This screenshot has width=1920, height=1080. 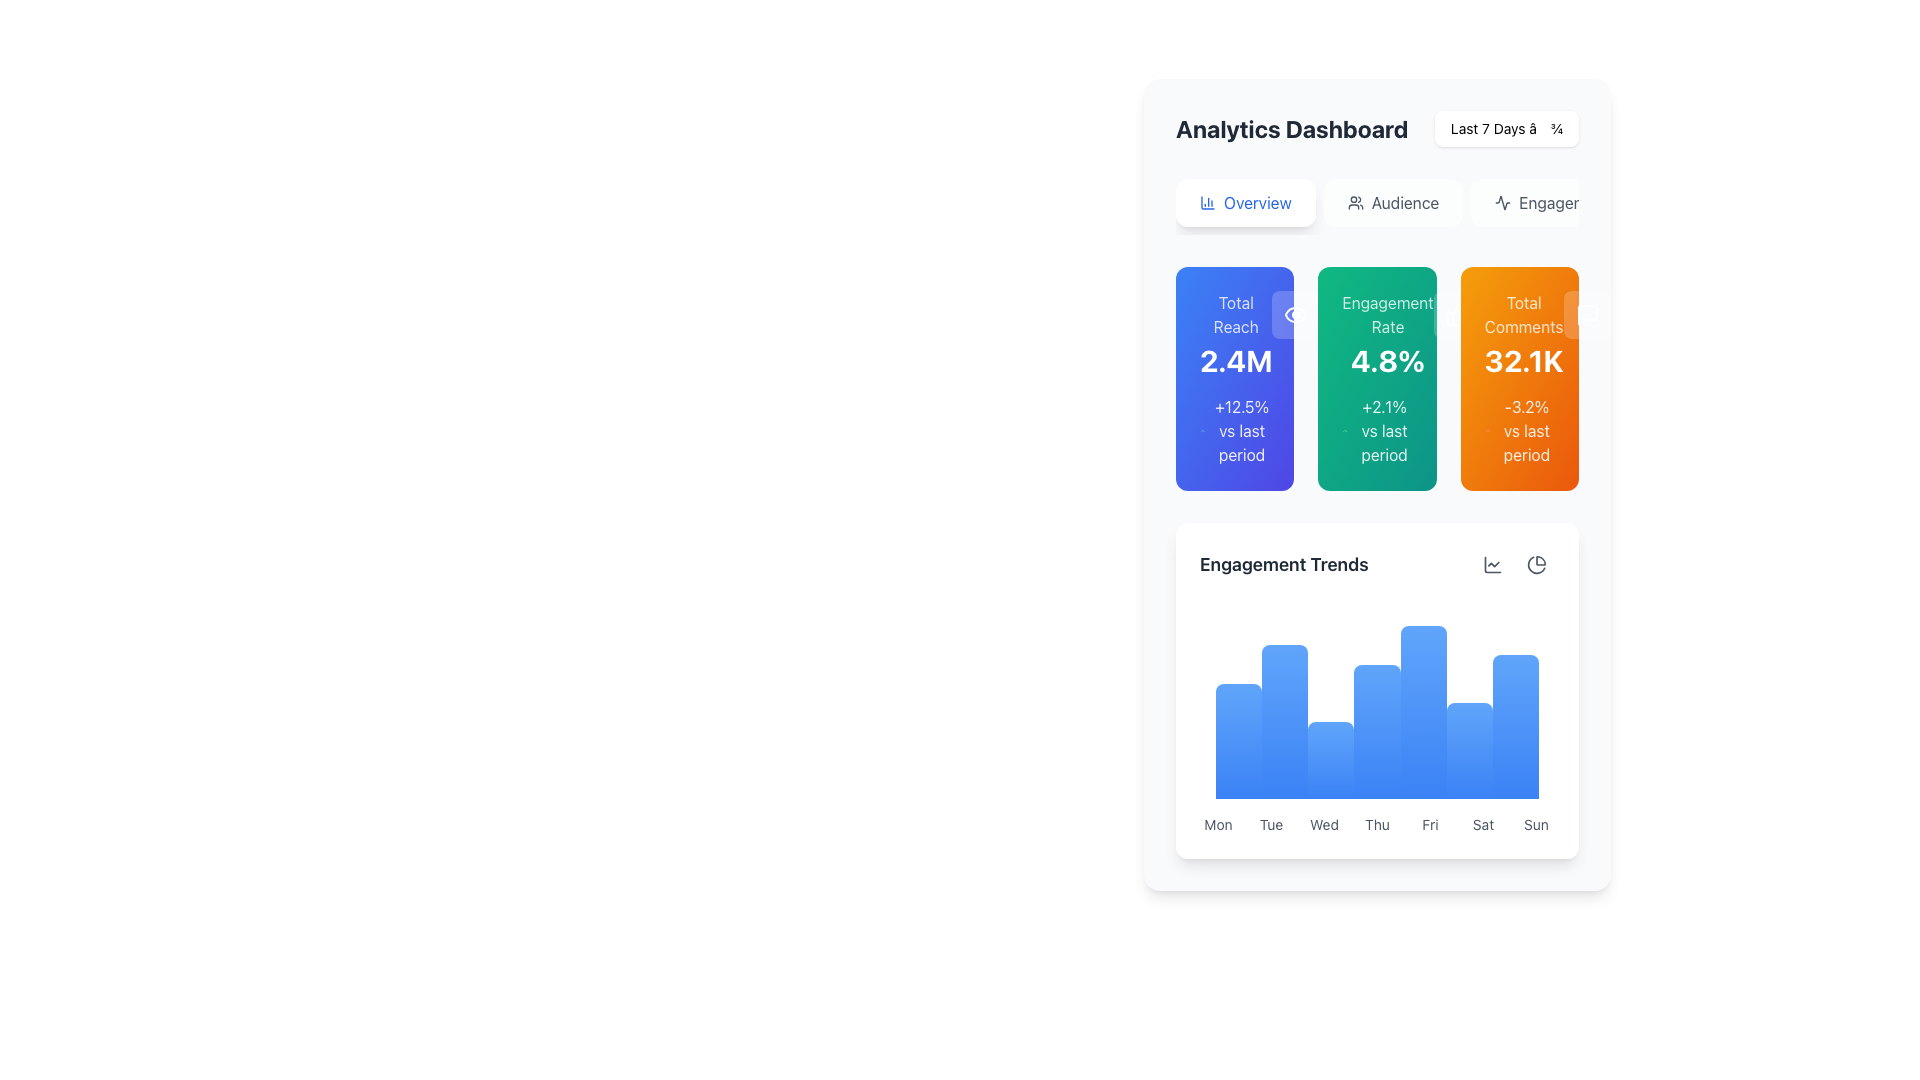 I want to click on the icon within the 'Overview' button, which symbolizes analytics and summarization, located at the left of the navigation section of the dashboard, so click(x=1207, y=203).